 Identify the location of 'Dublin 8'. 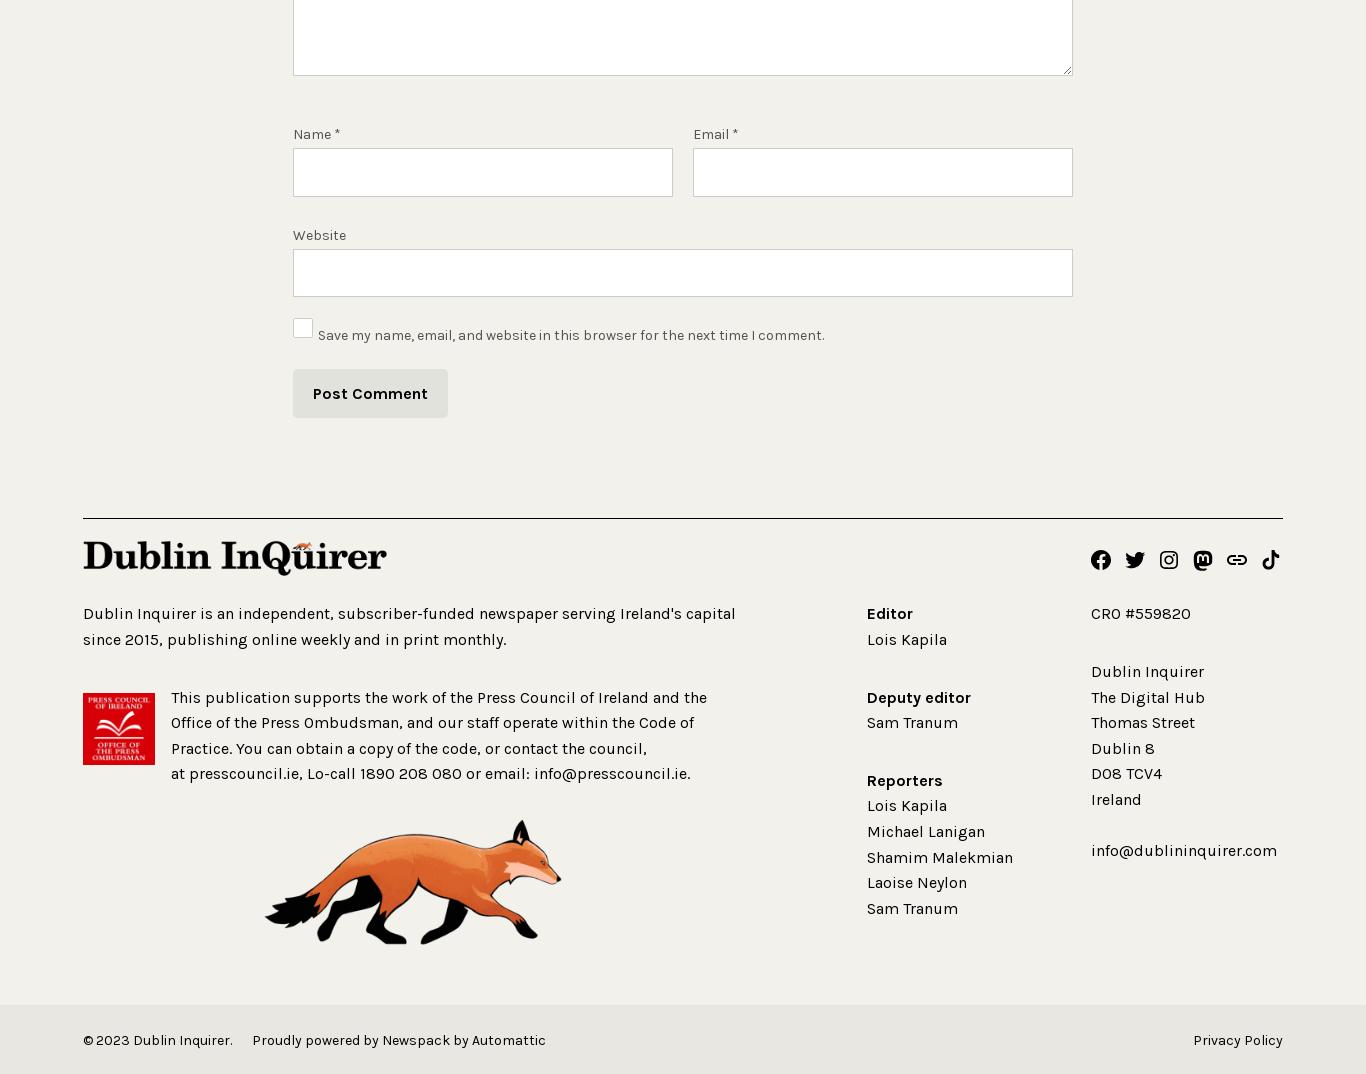
(1121, 747).